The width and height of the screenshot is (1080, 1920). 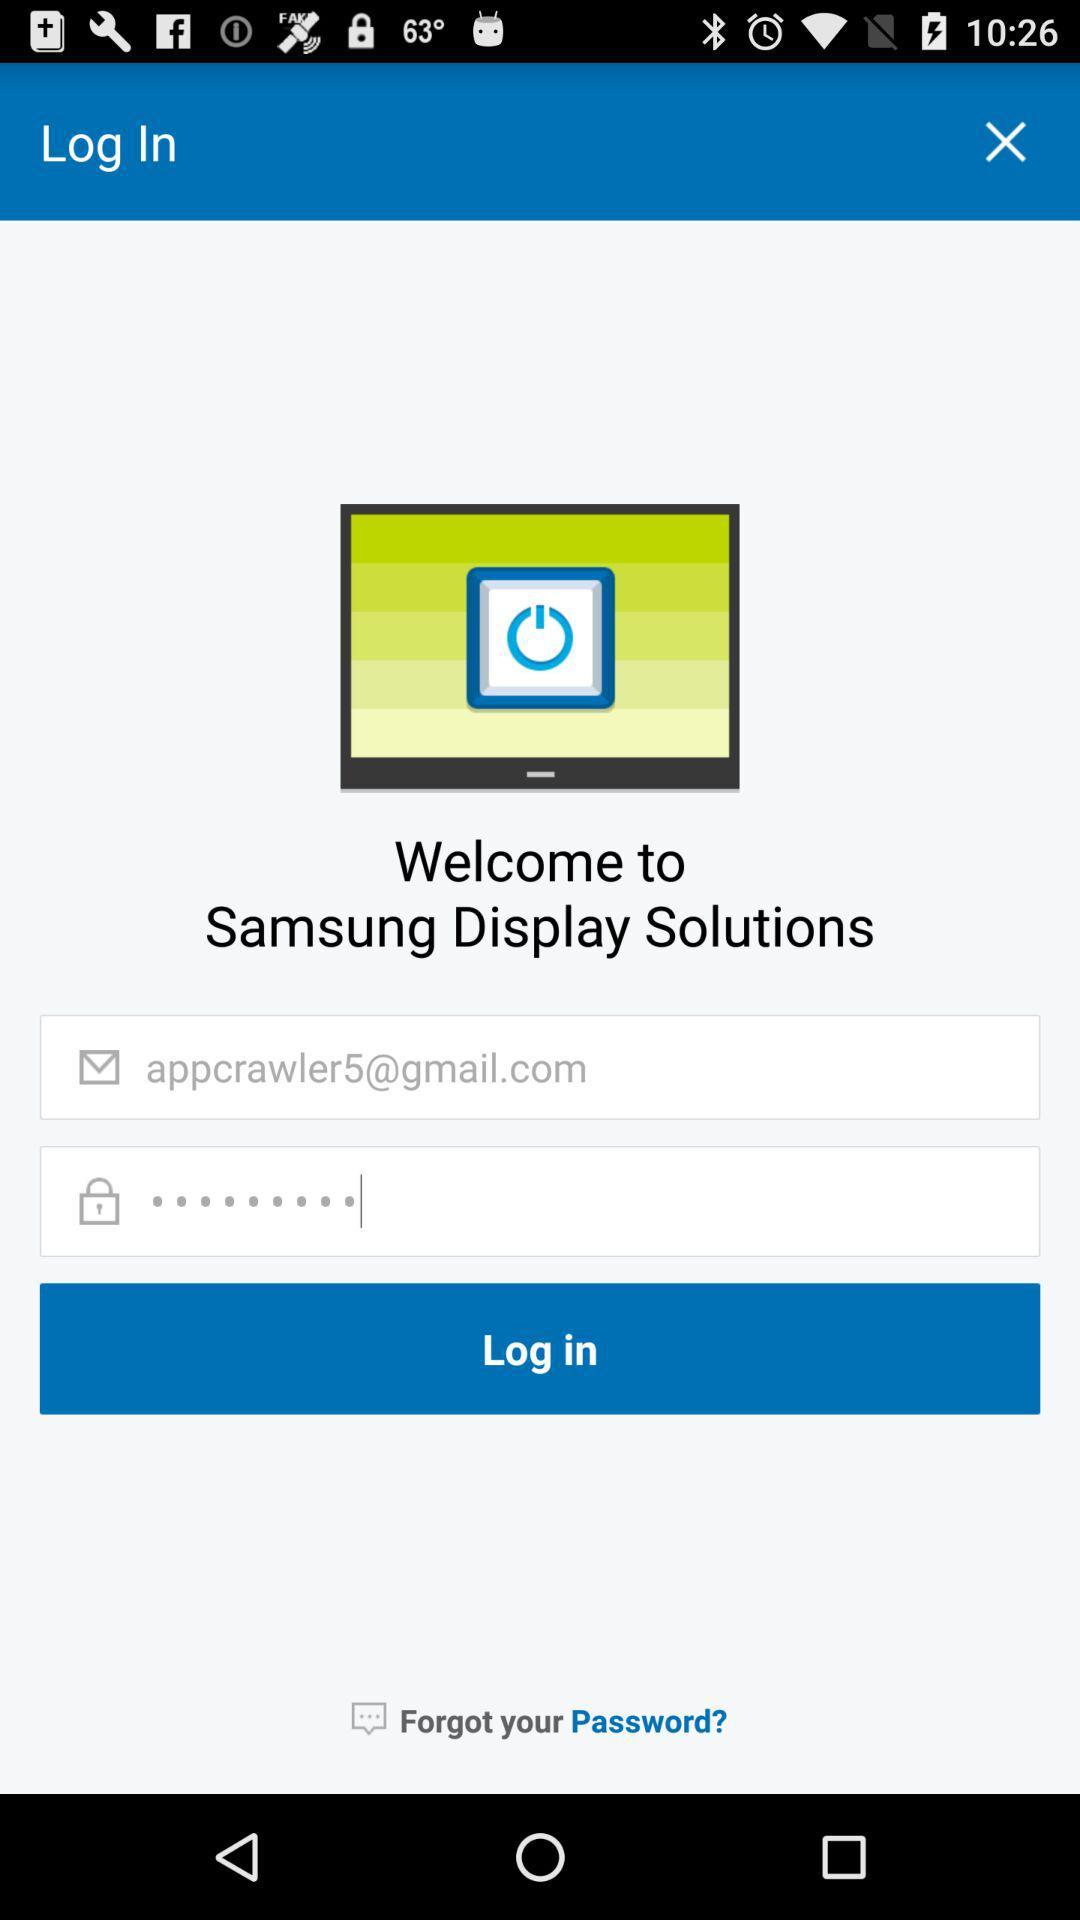 I want to click on the close icon, so click(x=1005, y=150).